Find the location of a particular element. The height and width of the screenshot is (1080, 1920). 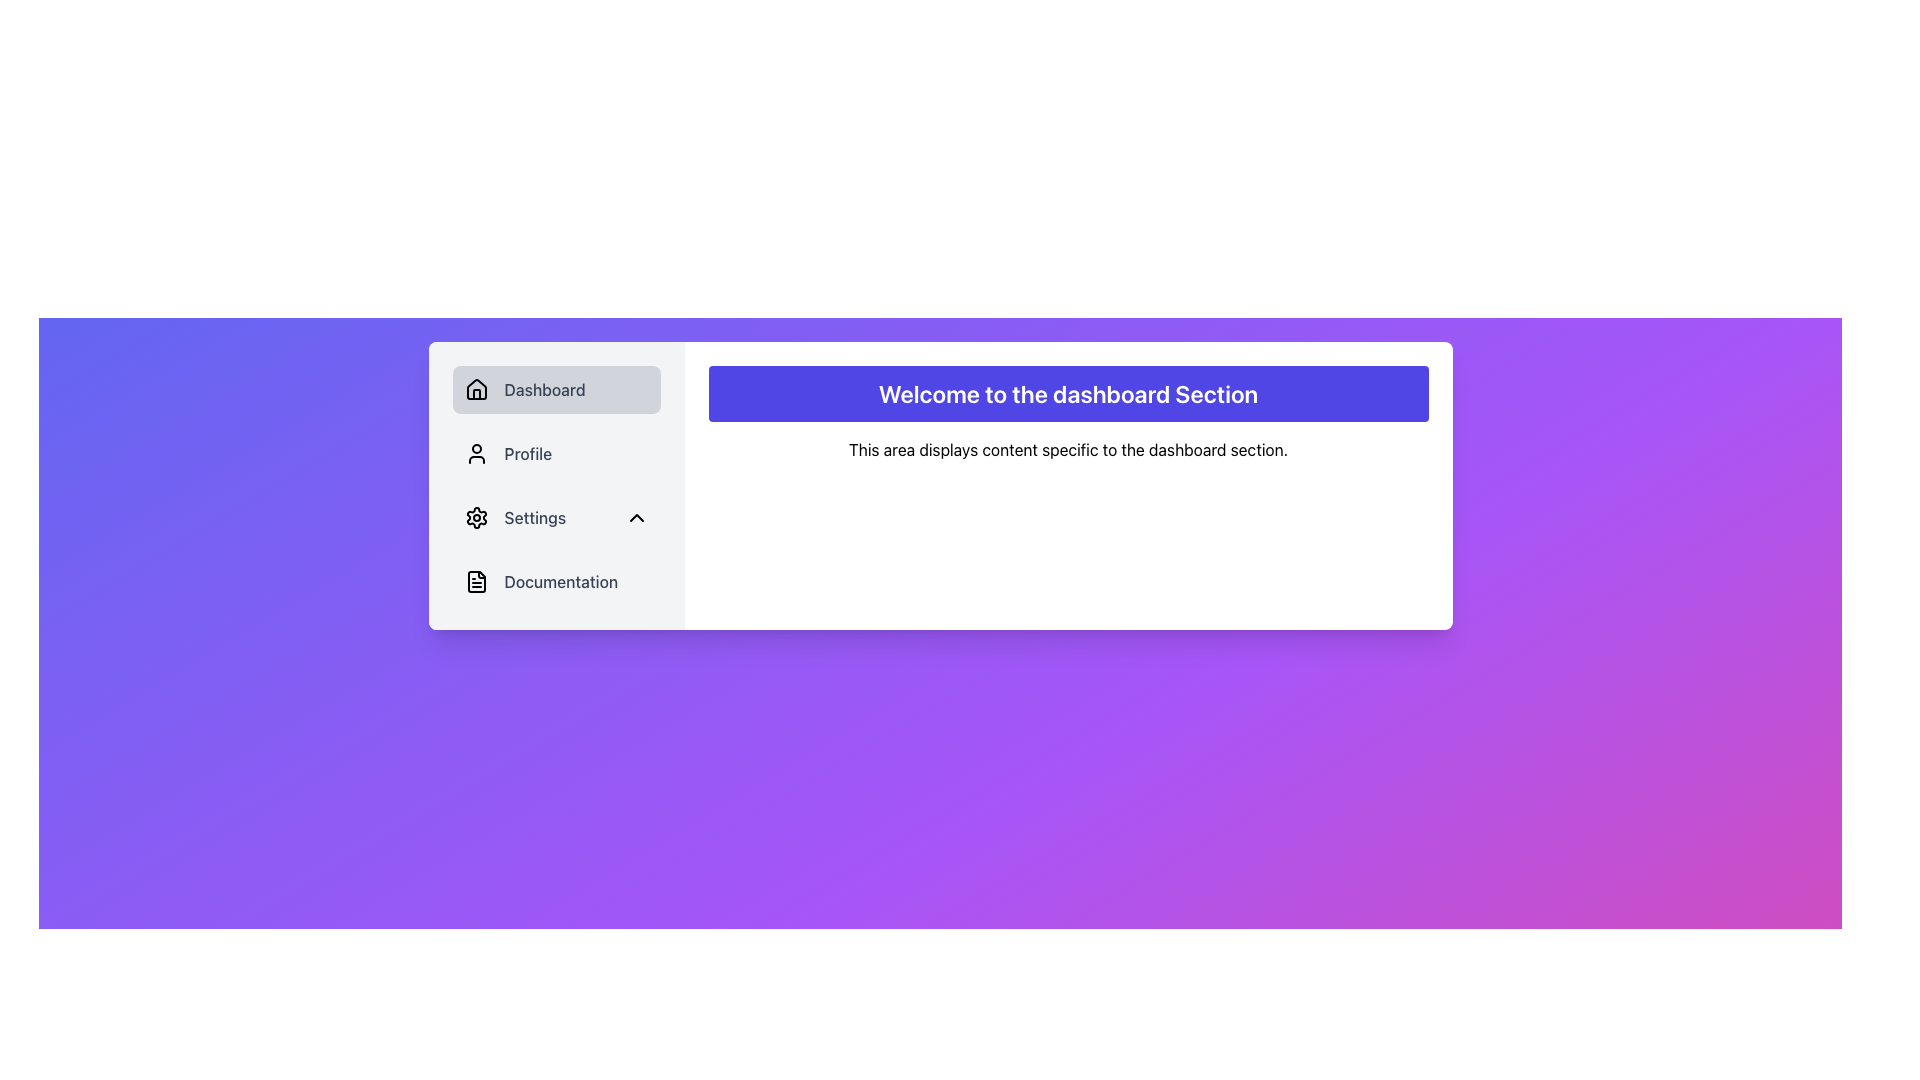

the document icon located in the vertical sidebar menu, positioned below 'Settings' and to the left of the 'Documentation' label is located at coordinates (475, 582).